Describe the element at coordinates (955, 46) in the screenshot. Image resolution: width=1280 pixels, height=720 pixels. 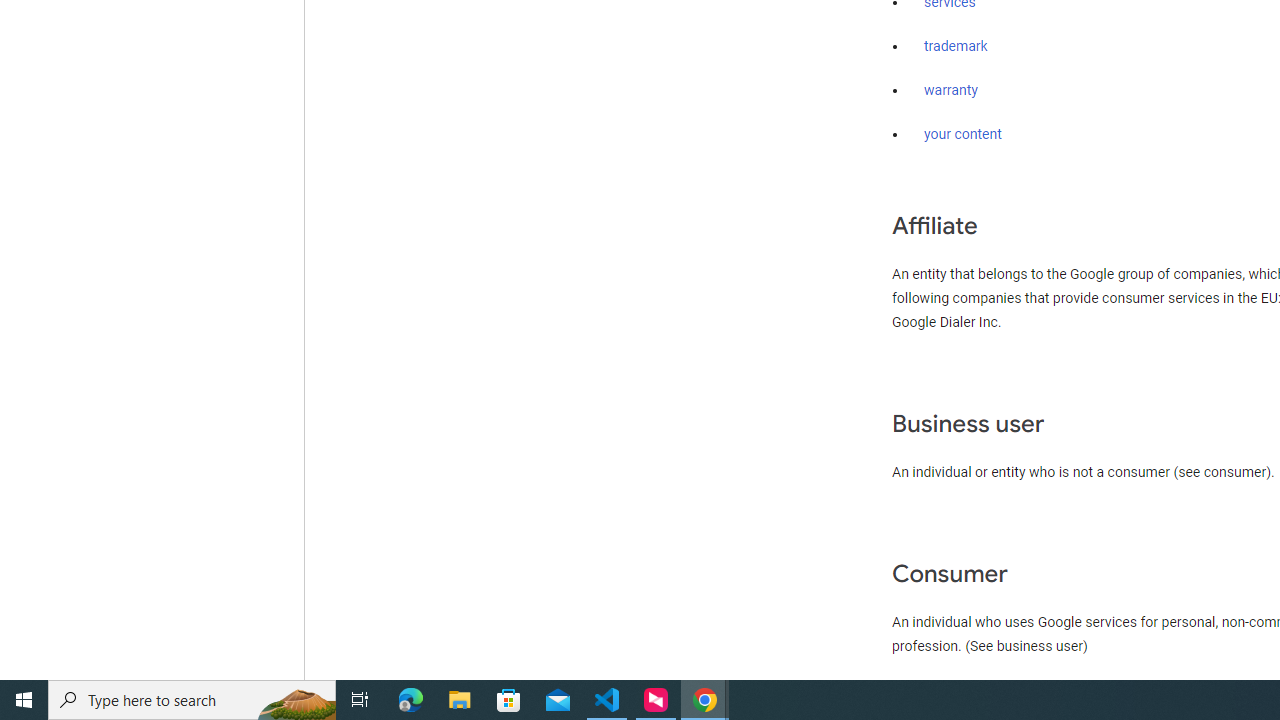
I see `'trademark'` at that location.